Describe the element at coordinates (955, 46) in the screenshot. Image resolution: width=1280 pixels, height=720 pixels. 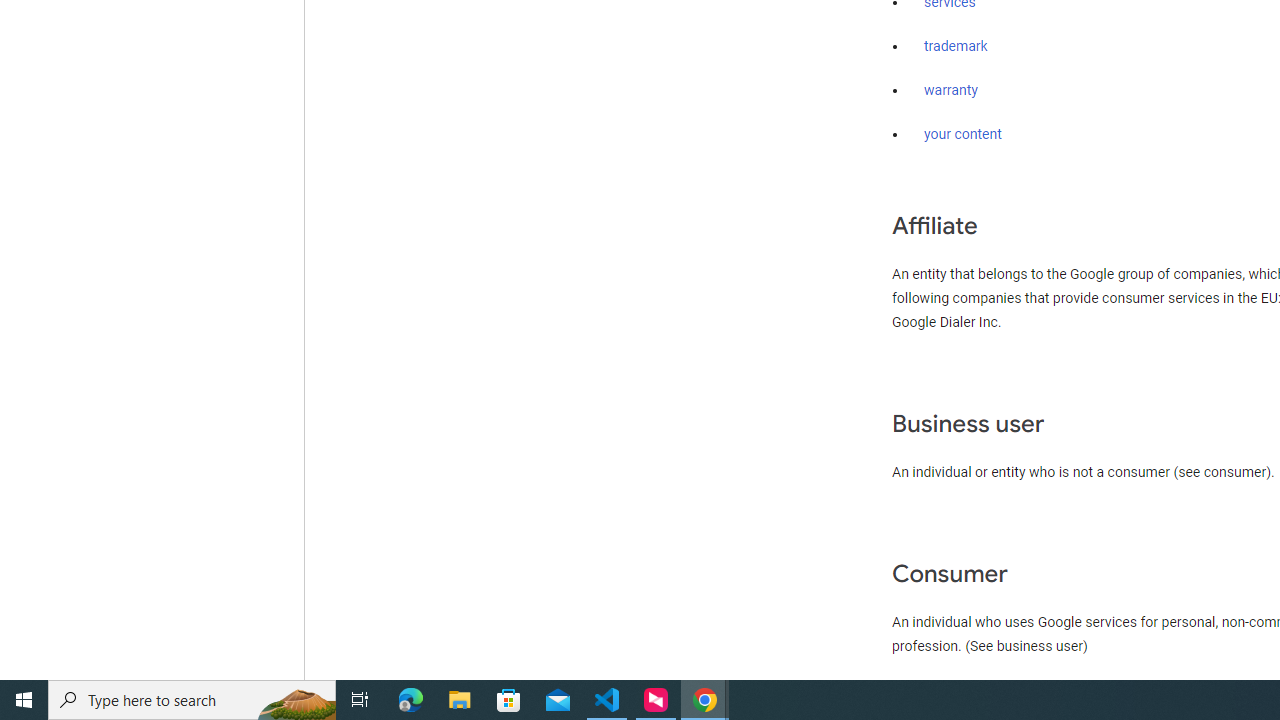
I see `'trademark'` at that location.